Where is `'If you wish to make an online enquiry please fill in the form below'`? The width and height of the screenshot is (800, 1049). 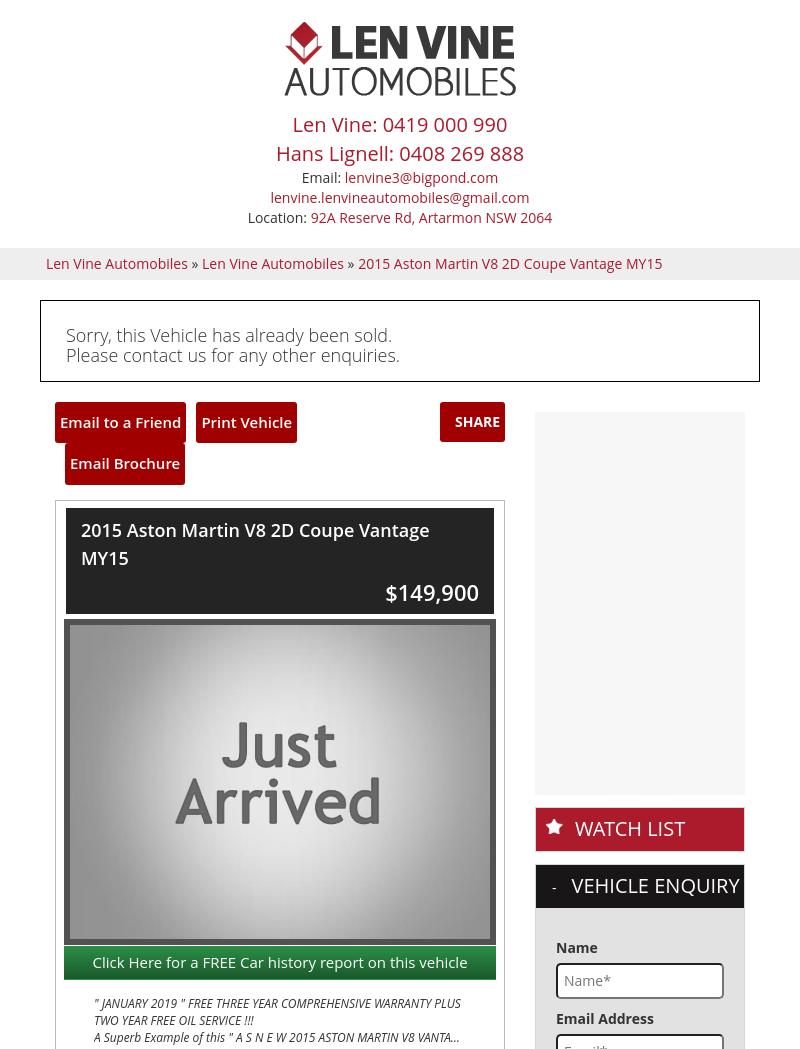
'If you wish to make an online enquiry please fill in the form below' is located at coordinates (278, 668).